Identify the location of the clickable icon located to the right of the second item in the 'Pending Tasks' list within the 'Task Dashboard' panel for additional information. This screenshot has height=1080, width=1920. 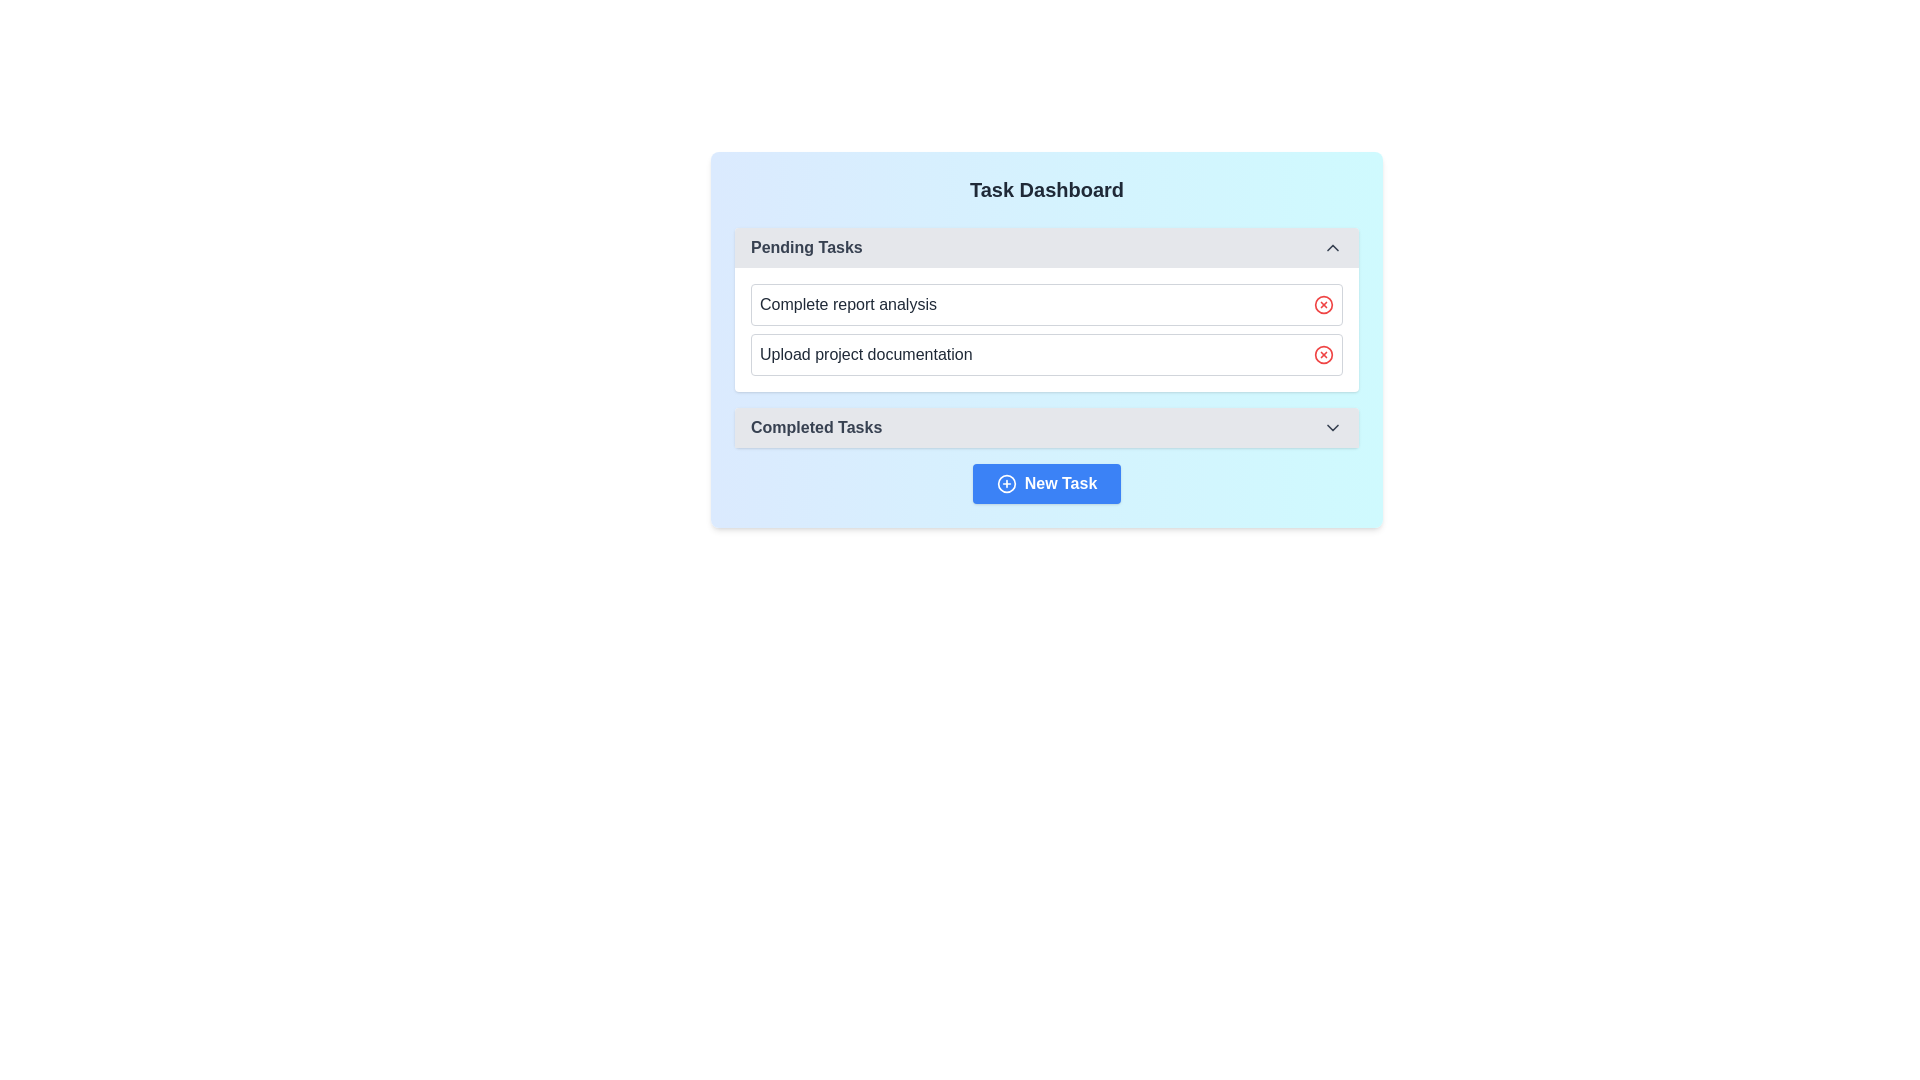
(1324, 353).